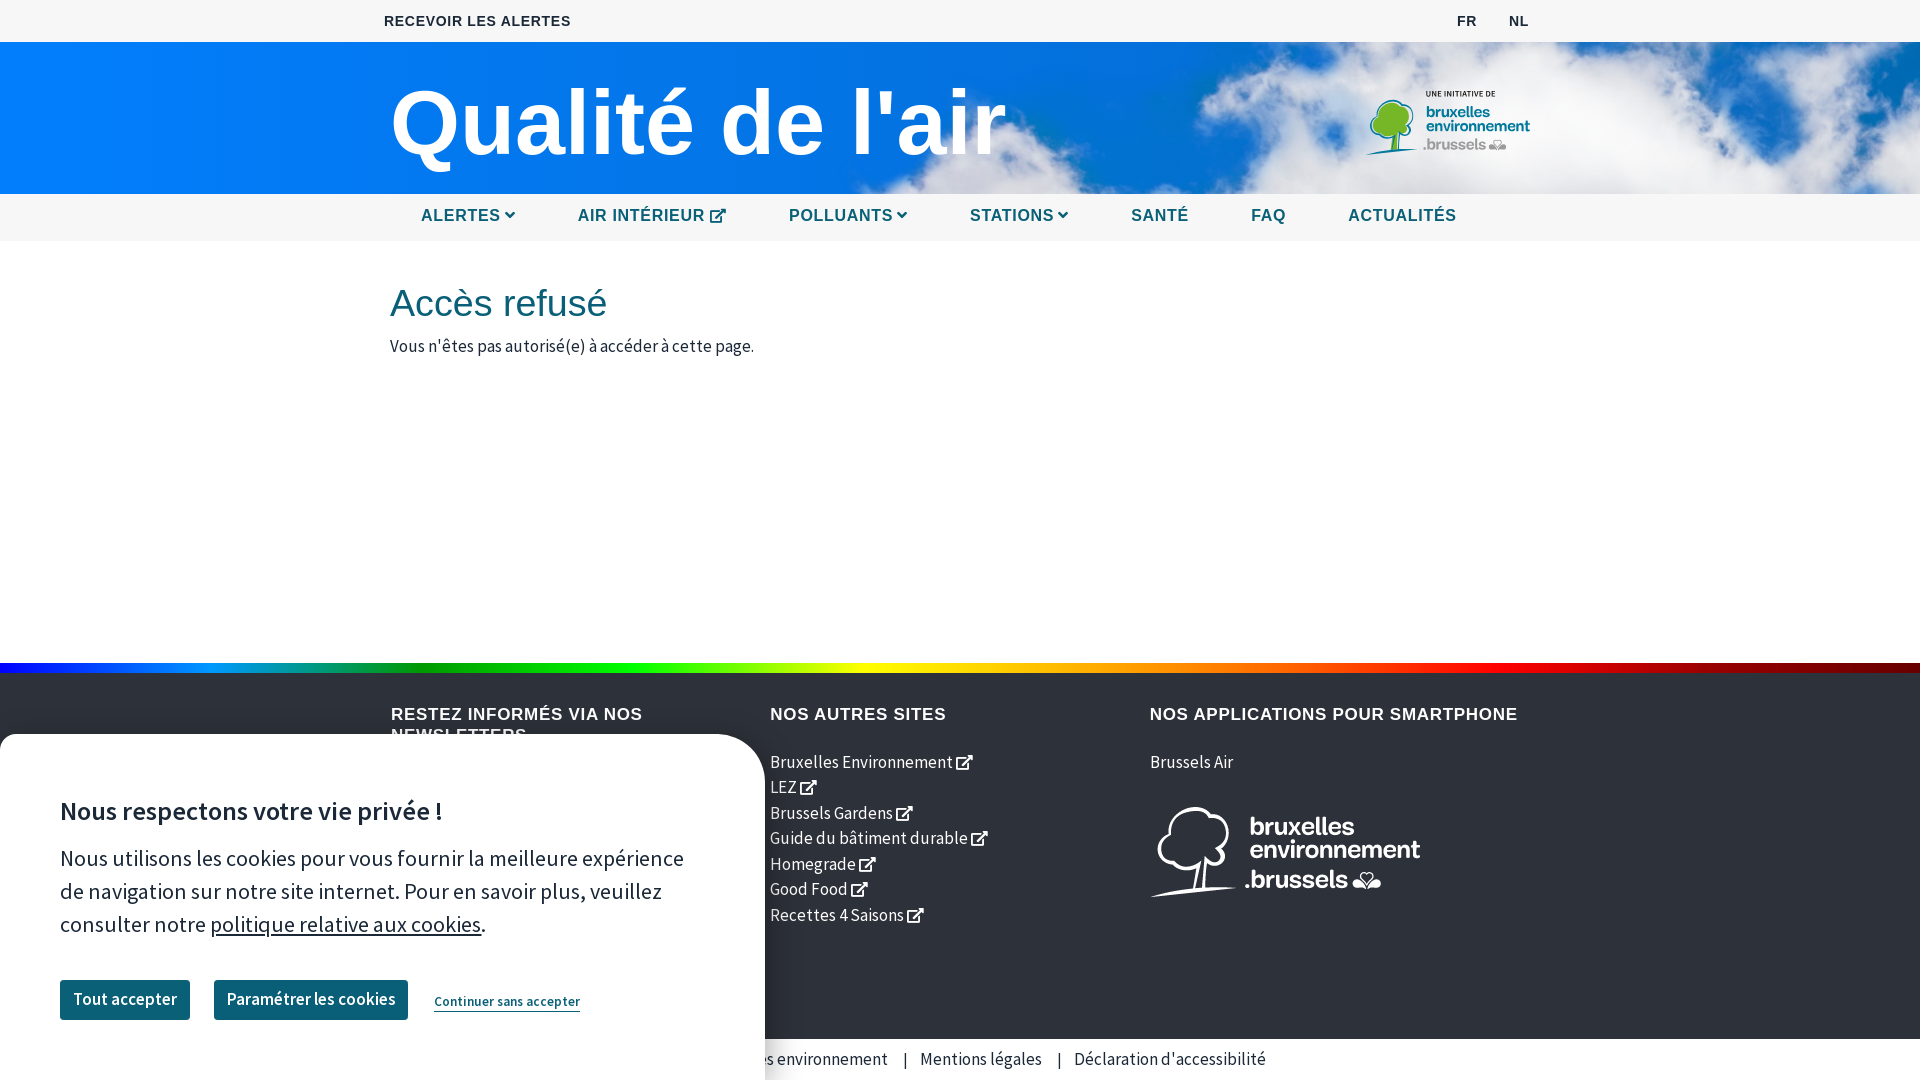  Describe the element at coordinates (500, 905) in the screenshot. I see `'Youtube'` at that location.